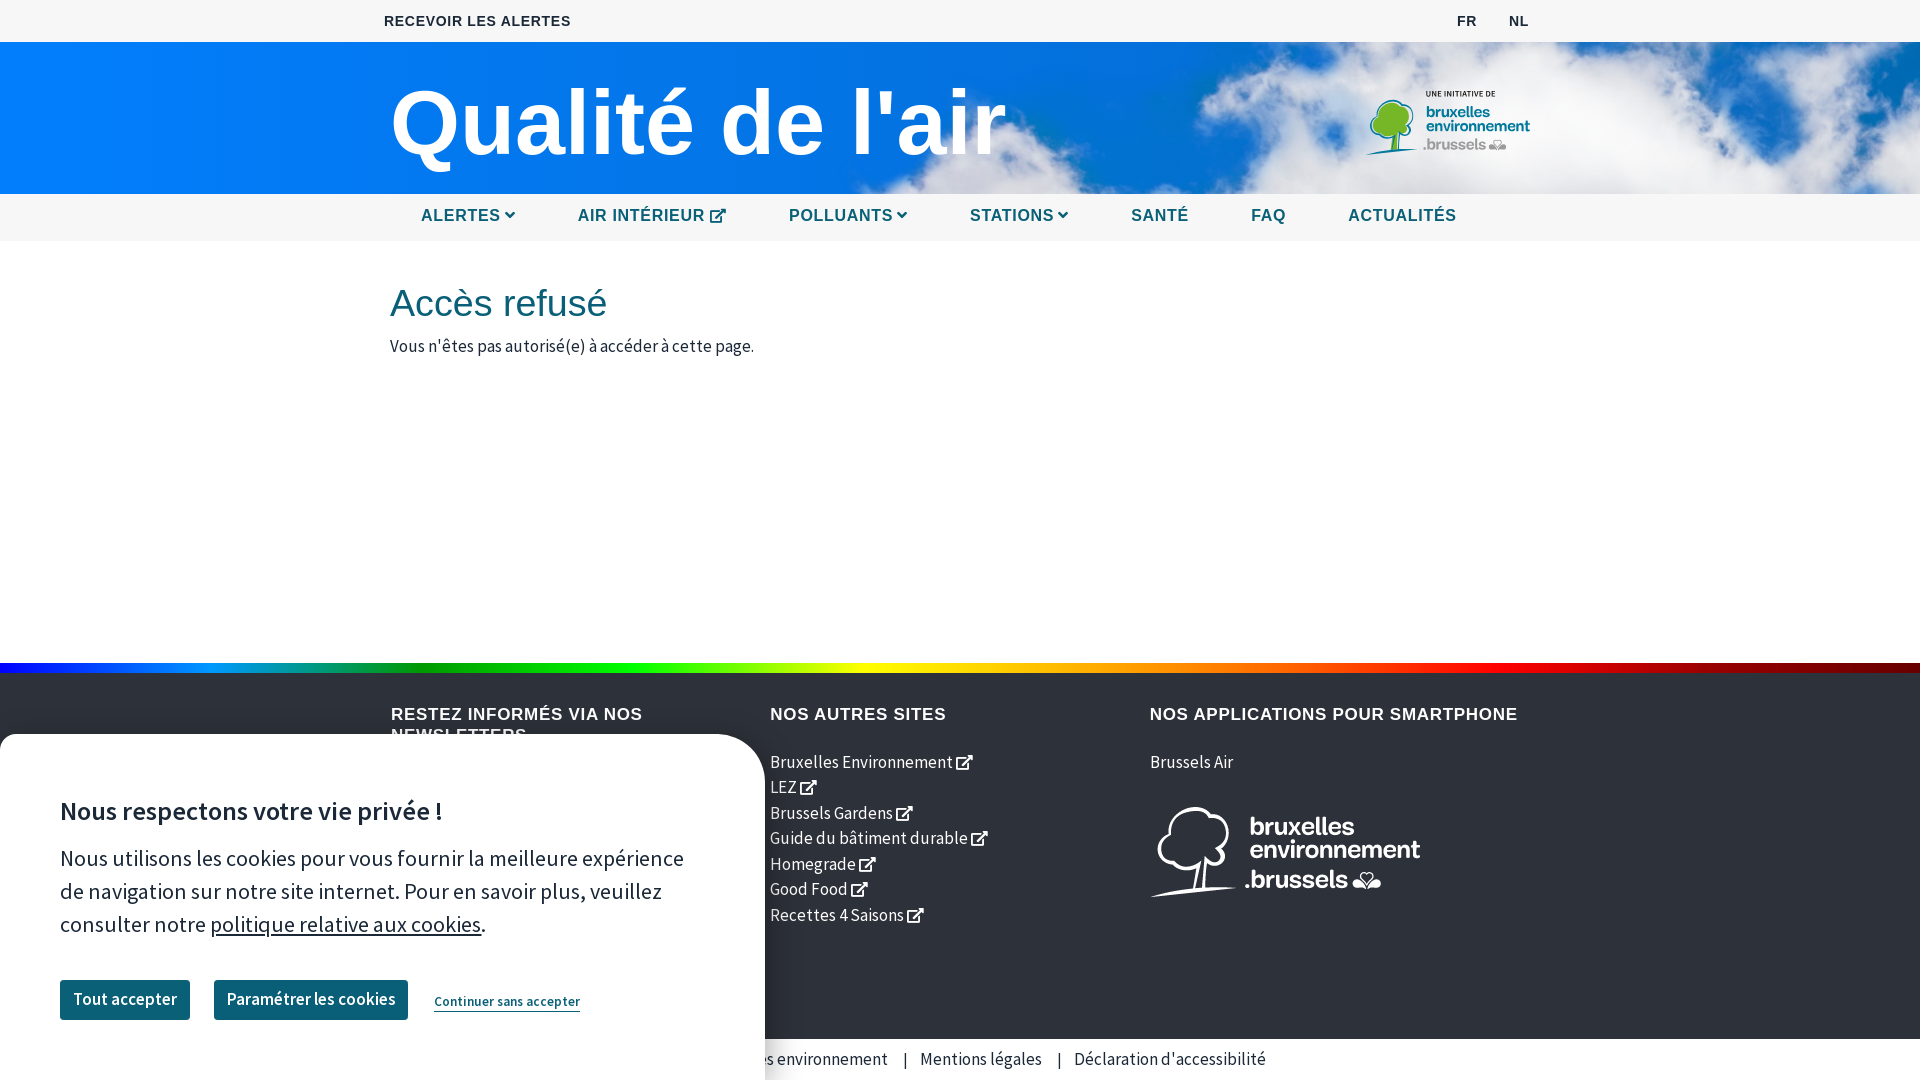  Describe the element at coordinates (500, 905) in the screenshot. I see `'Youtube'` at that location.